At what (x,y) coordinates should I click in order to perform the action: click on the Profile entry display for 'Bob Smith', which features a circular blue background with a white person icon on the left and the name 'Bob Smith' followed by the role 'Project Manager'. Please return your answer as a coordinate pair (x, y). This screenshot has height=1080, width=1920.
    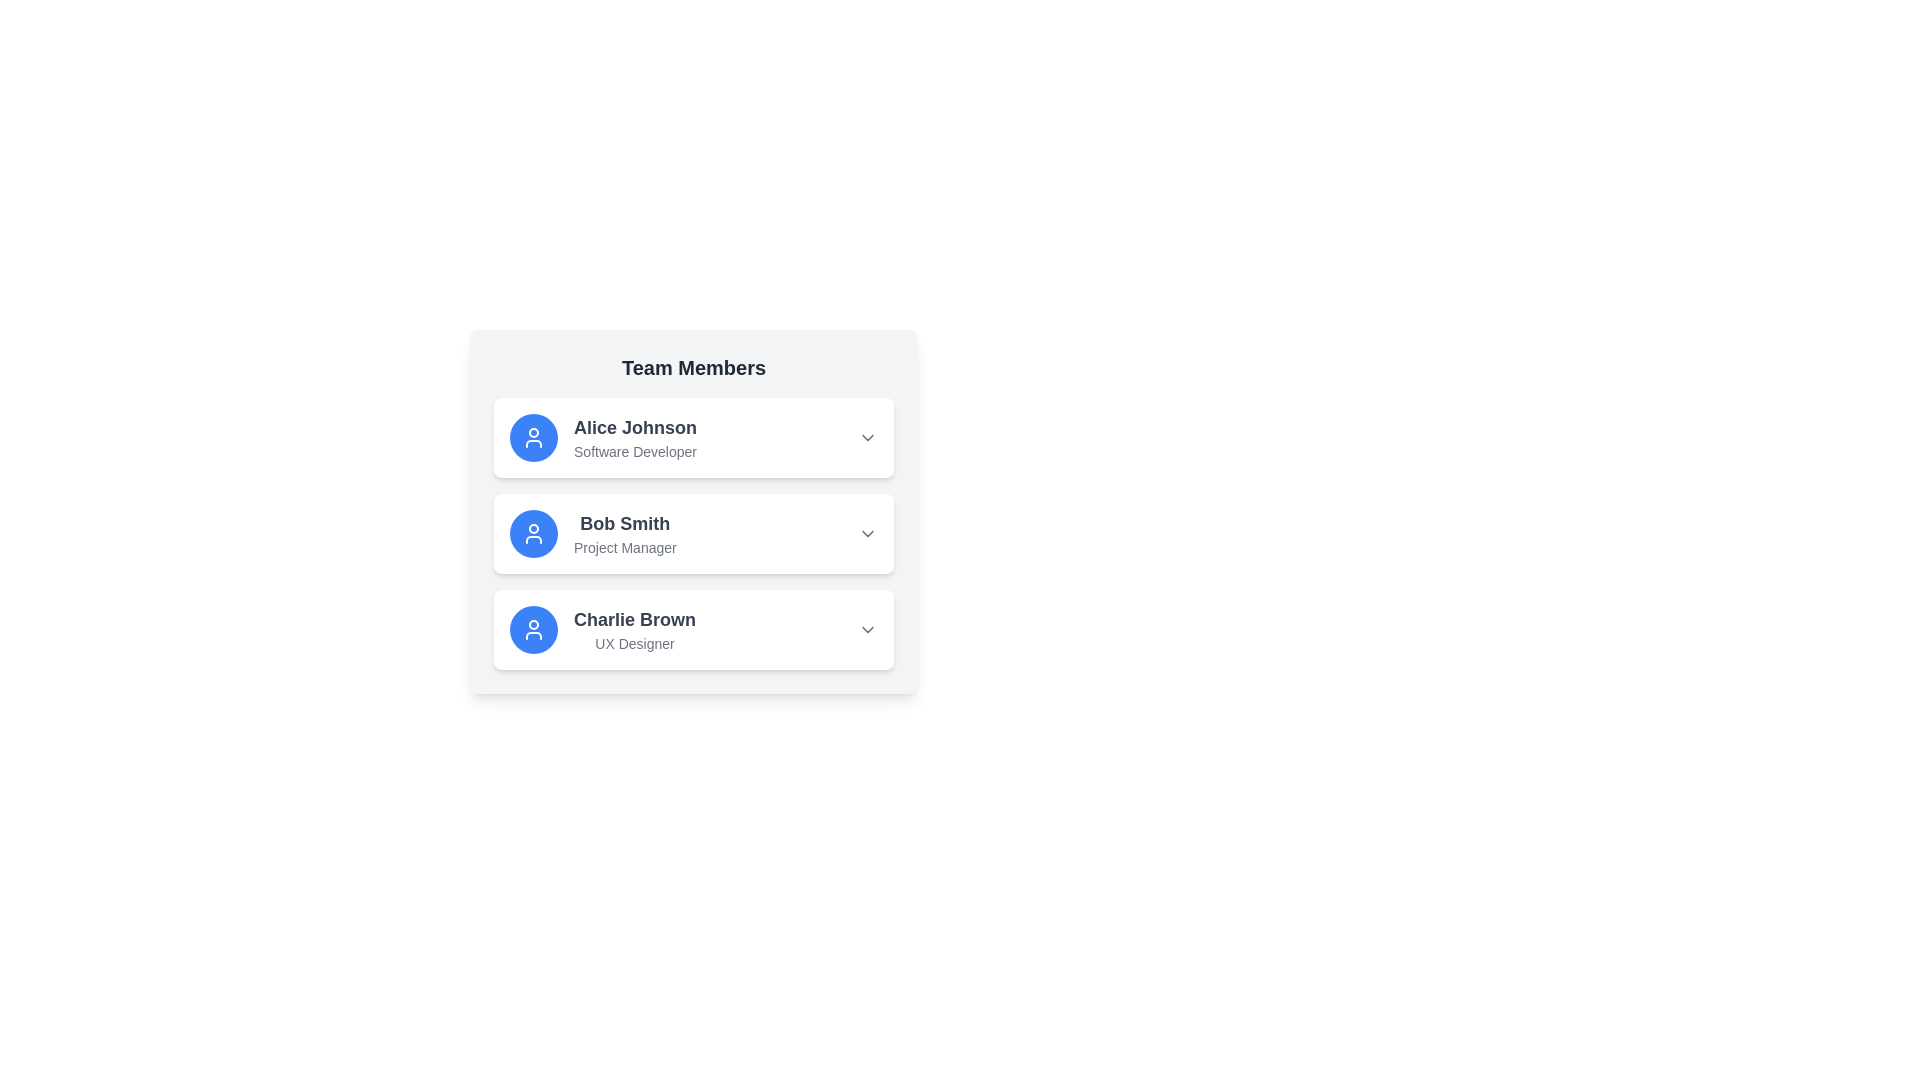
    Looking at the image, I should click on (592, 532).